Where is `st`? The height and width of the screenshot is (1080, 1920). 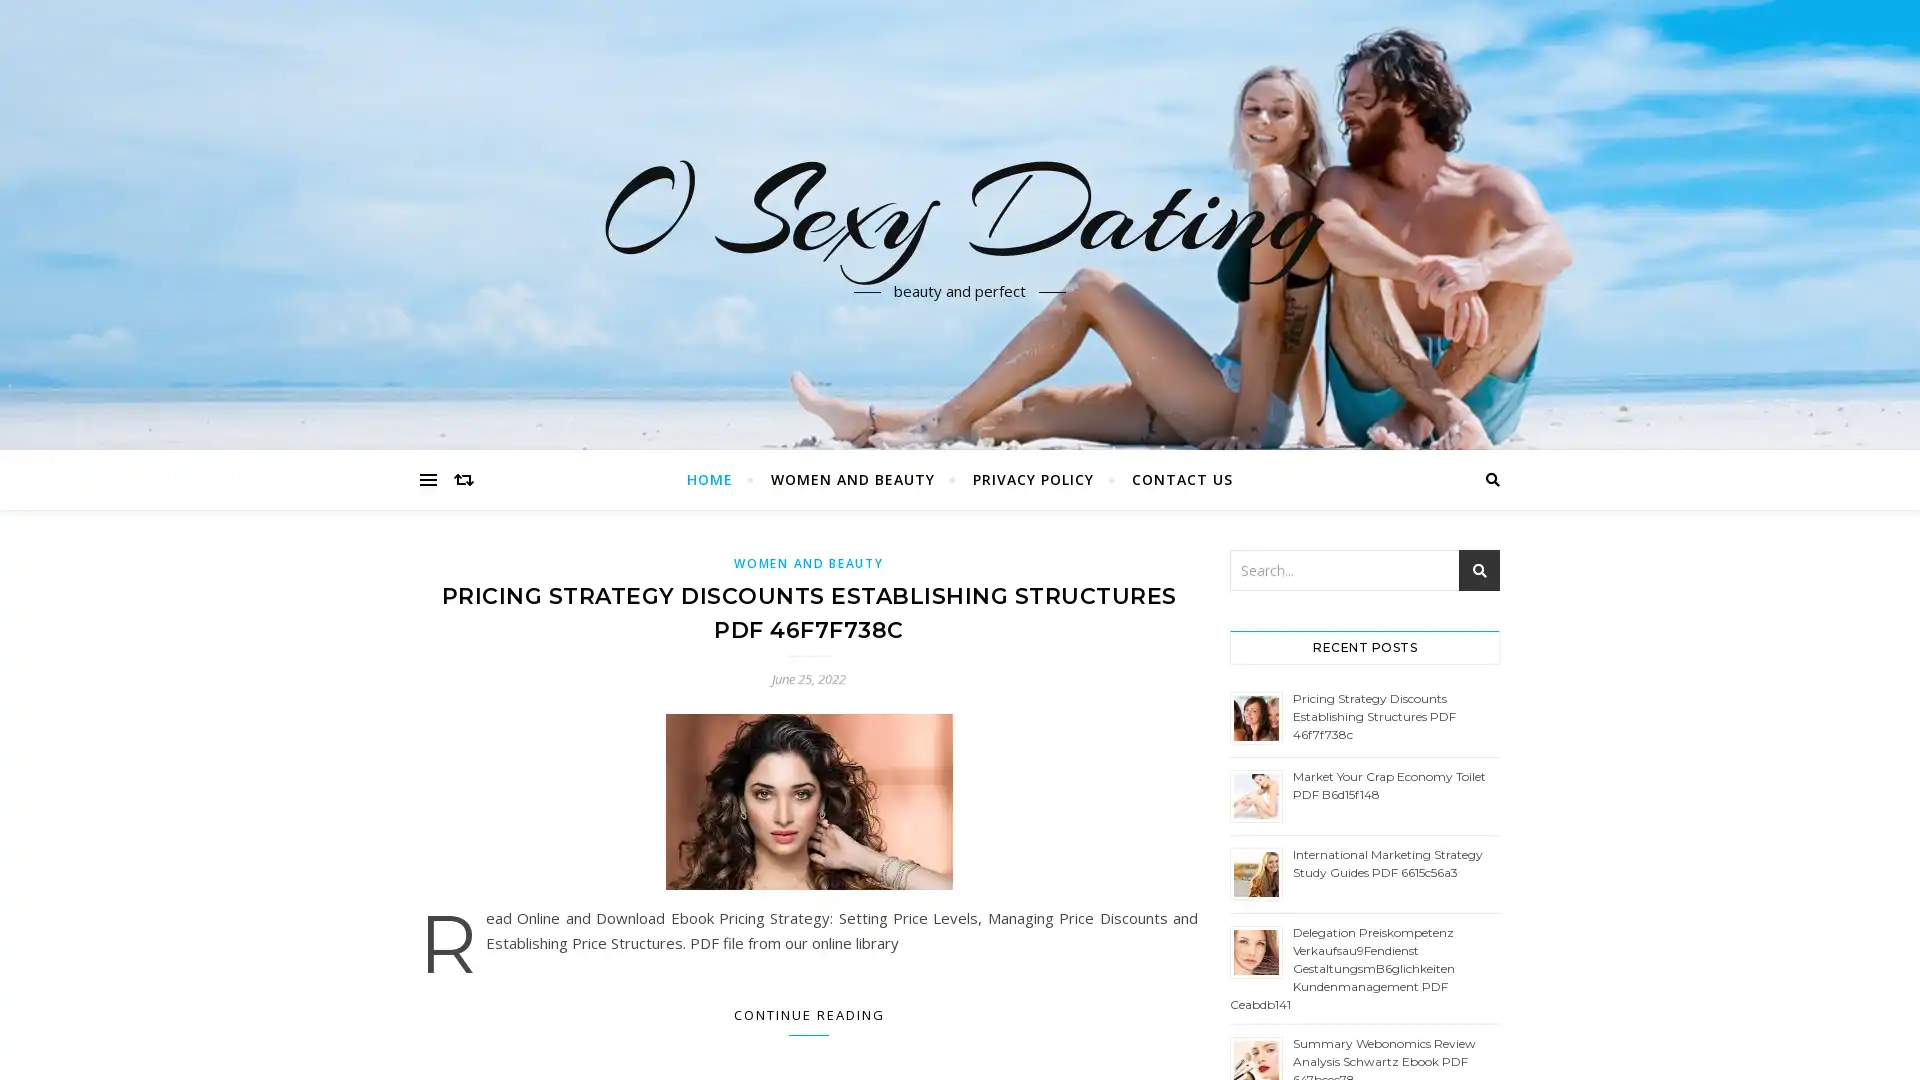
st is located at coordinates (1479, 570).